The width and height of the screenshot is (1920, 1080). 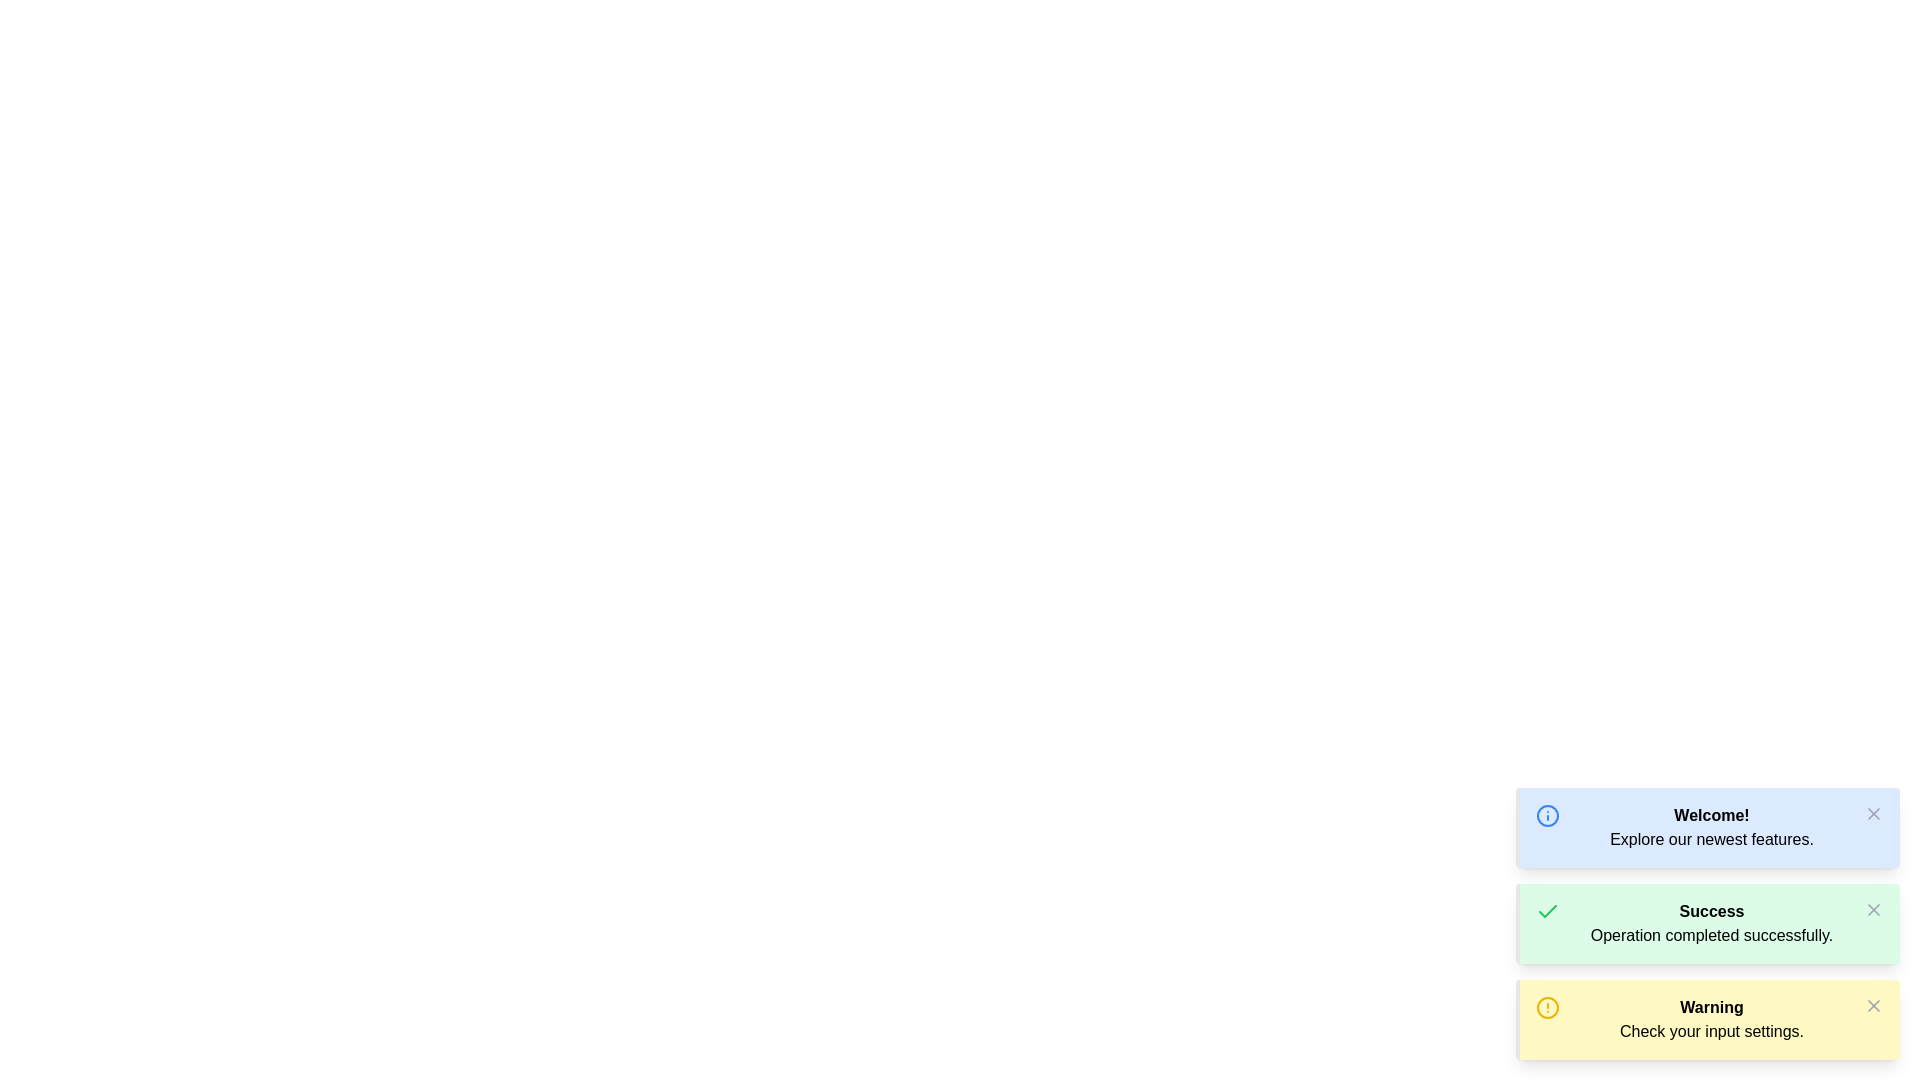 What do you see at coordinates (1711, 1007) in the screenshot?
I see `the bold 'Warning' label displayed in black font within the yellow notification box, located at the top-center of the box` at bounding box center [1711, 1007].